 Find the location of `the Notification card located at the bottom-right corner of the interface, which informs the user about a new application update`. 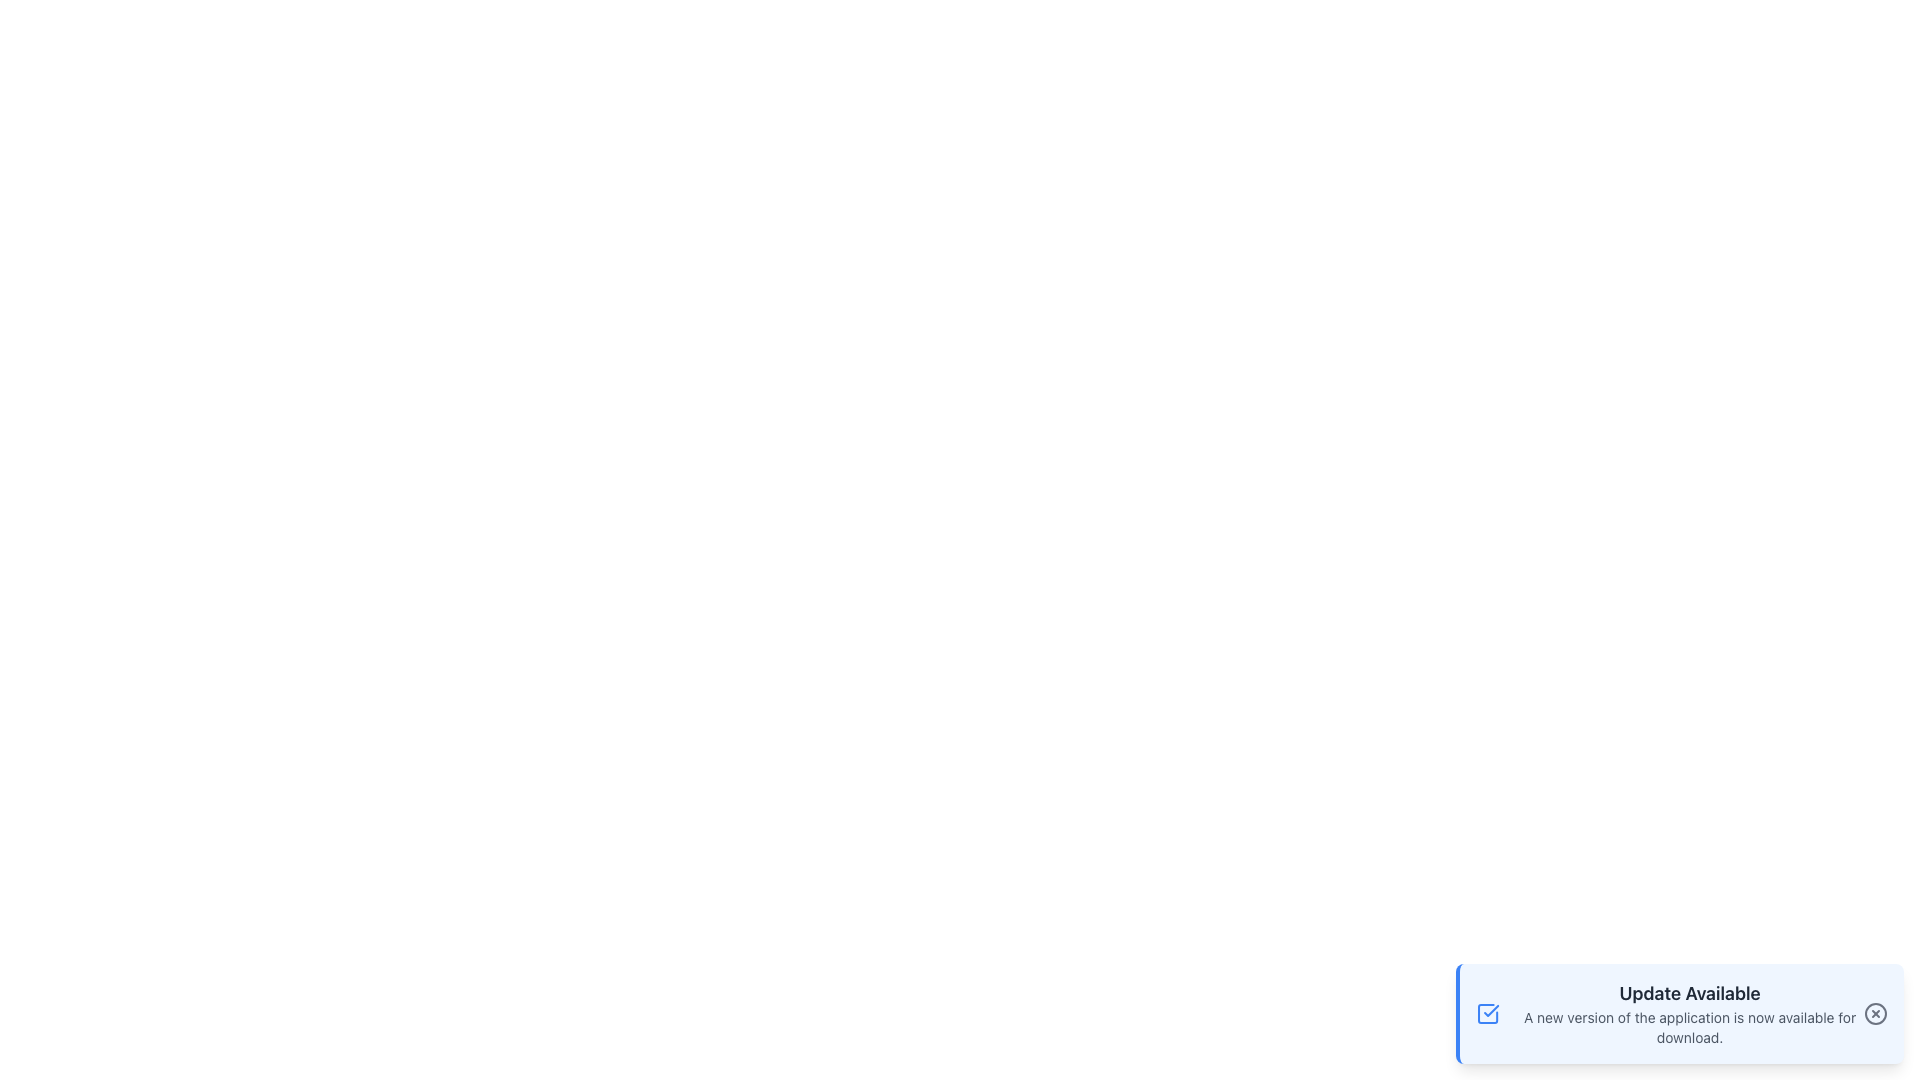

the Notification card located at the bottom-right corner of the interface, which informs the user about a new application update is located at coordinates (1680, 1014).